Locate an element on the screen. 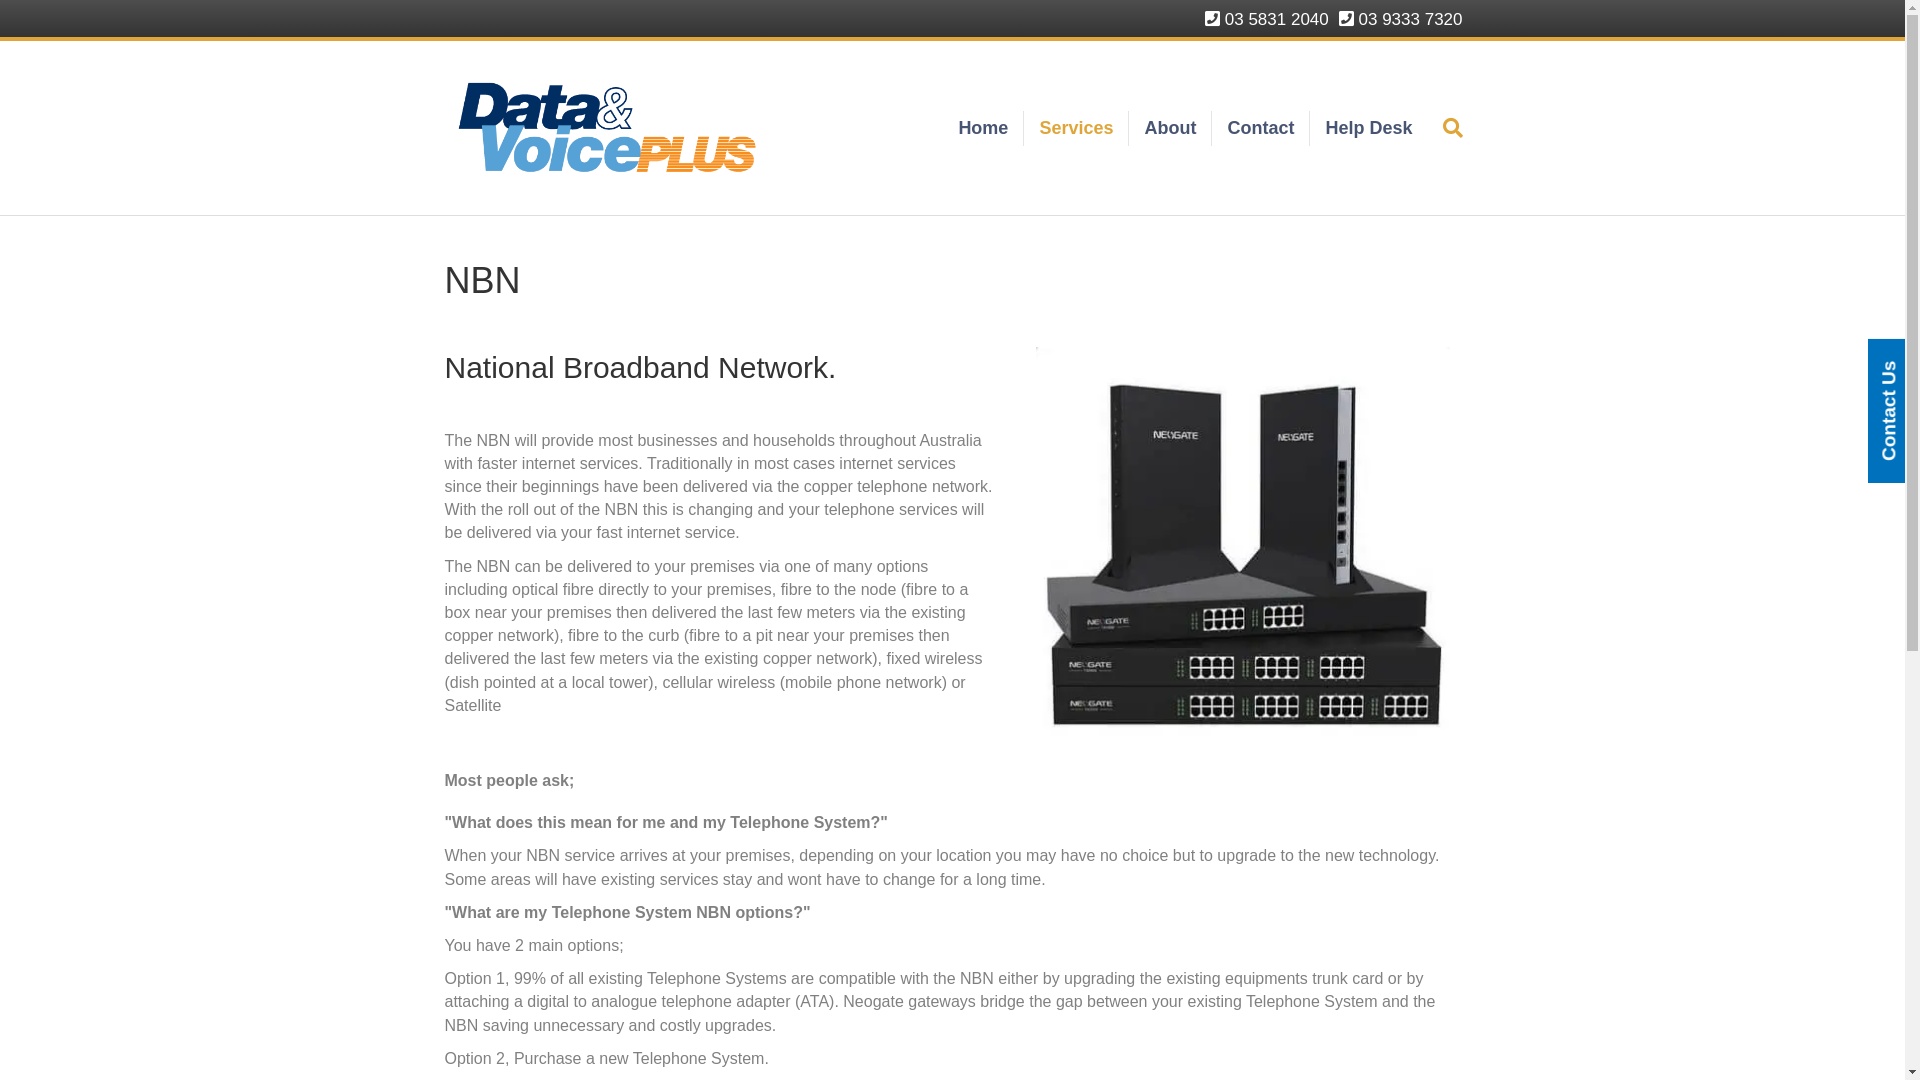 The height and width of the screenshot is (1080, 1920). 'neogate VOIP telephone adaptor' is located at coordinates (1242, 547).